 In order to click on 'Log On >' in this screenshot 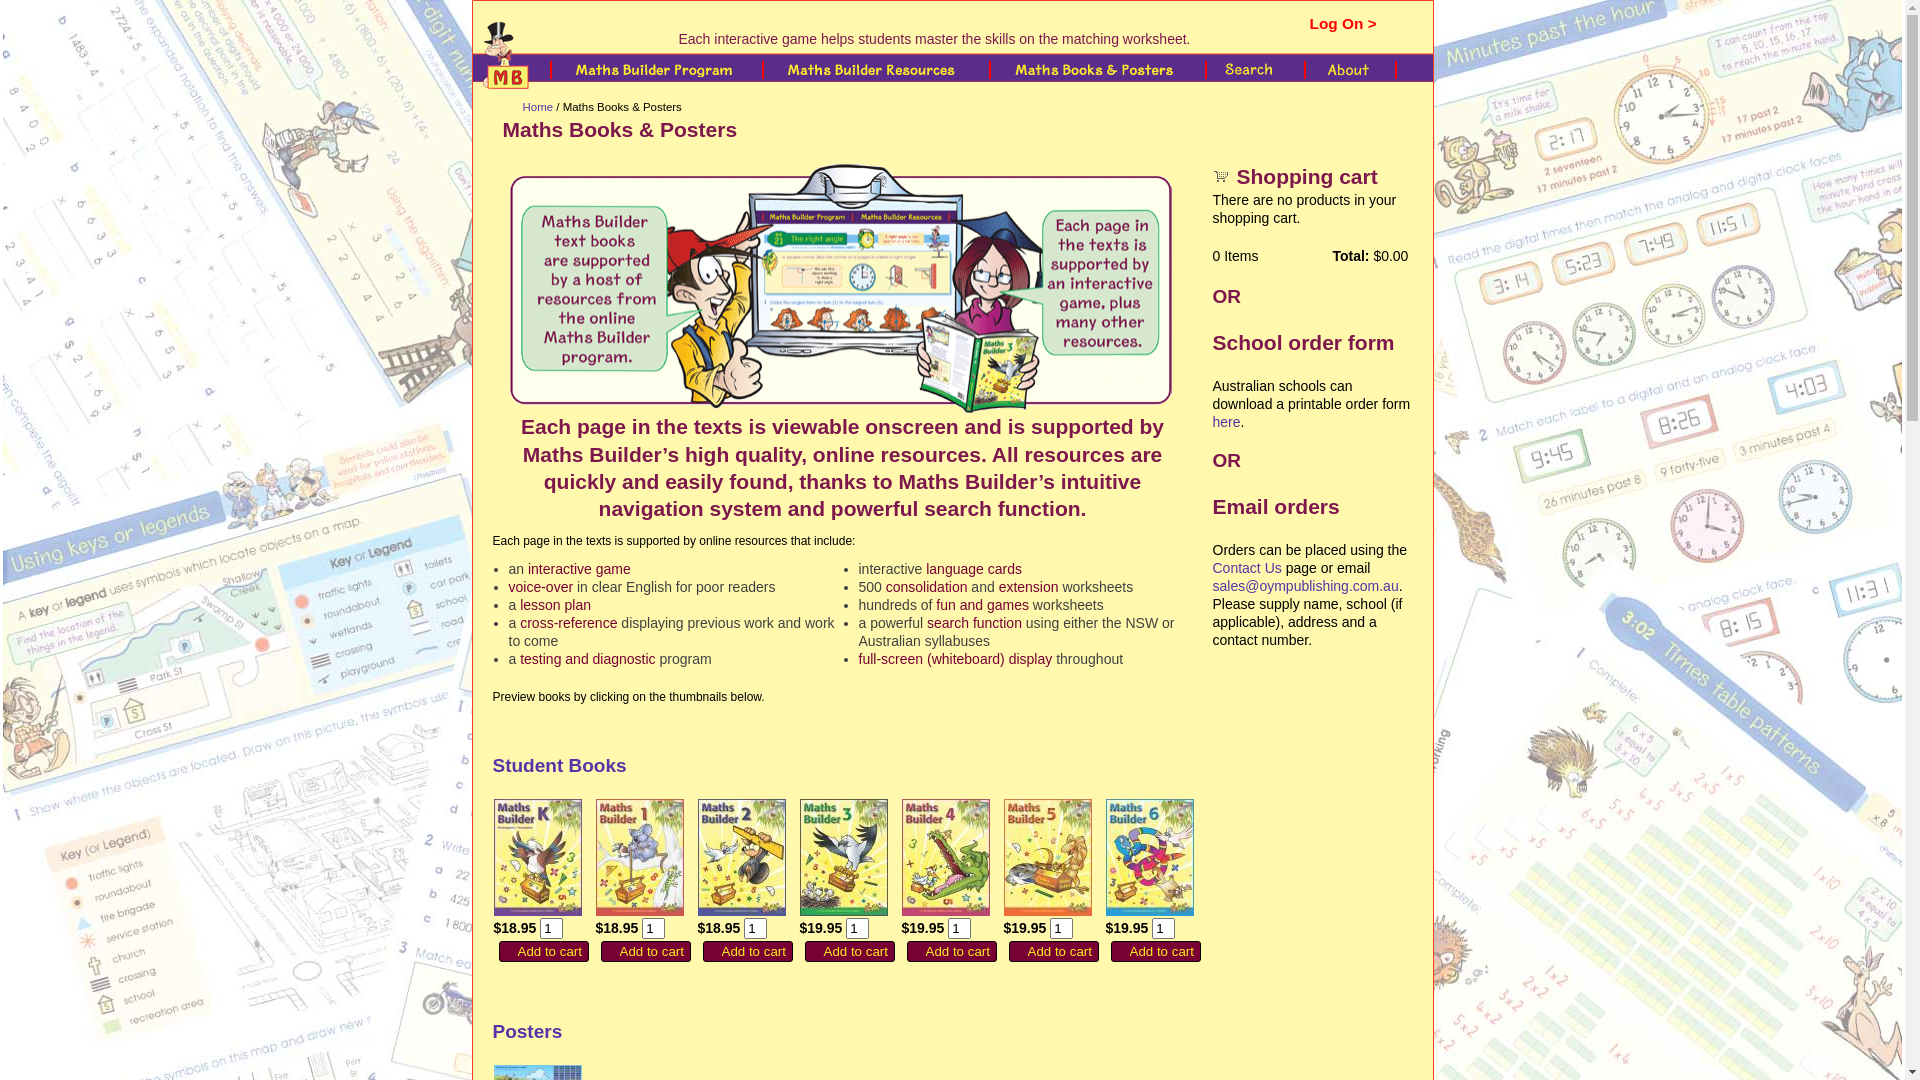, I will do `click(1343, 23)`.